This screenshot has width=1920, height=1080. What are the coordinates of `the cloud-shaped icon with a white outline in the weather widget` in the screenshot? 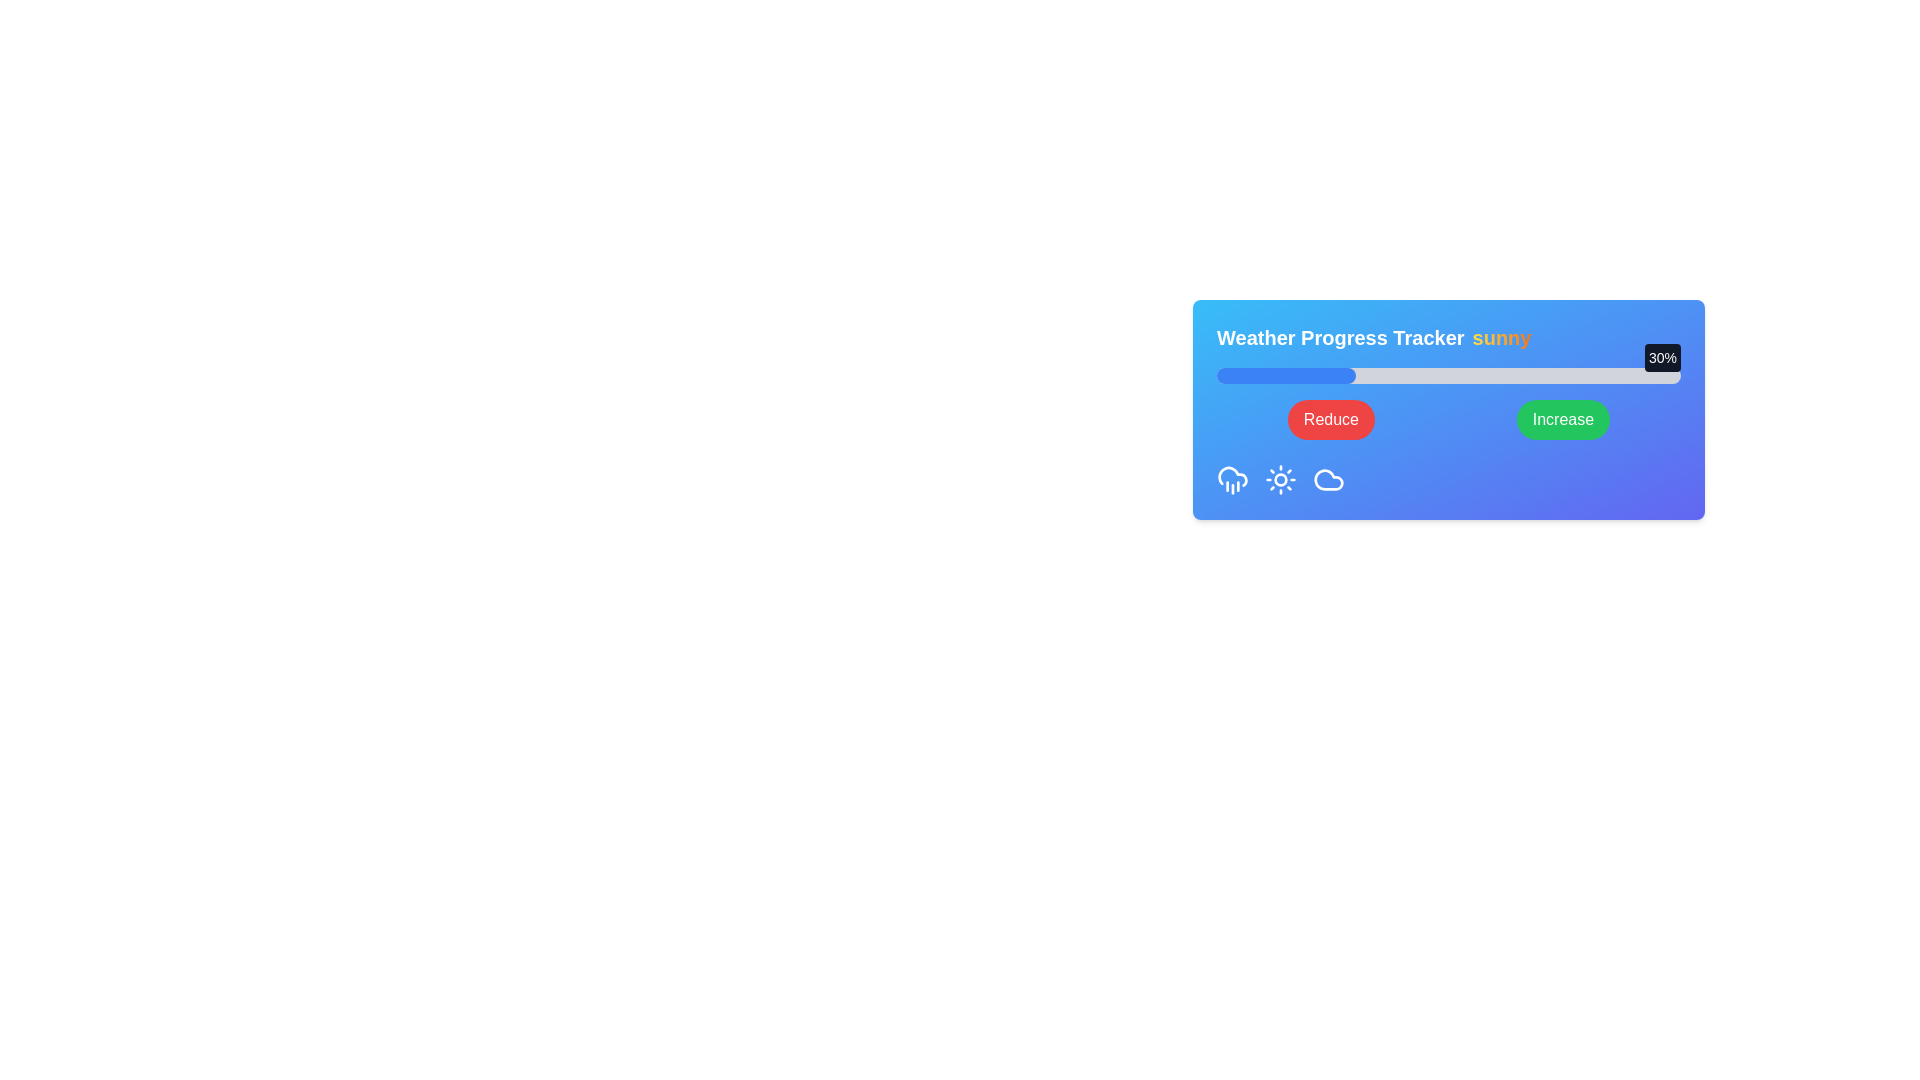 It's located at (1329, 479).